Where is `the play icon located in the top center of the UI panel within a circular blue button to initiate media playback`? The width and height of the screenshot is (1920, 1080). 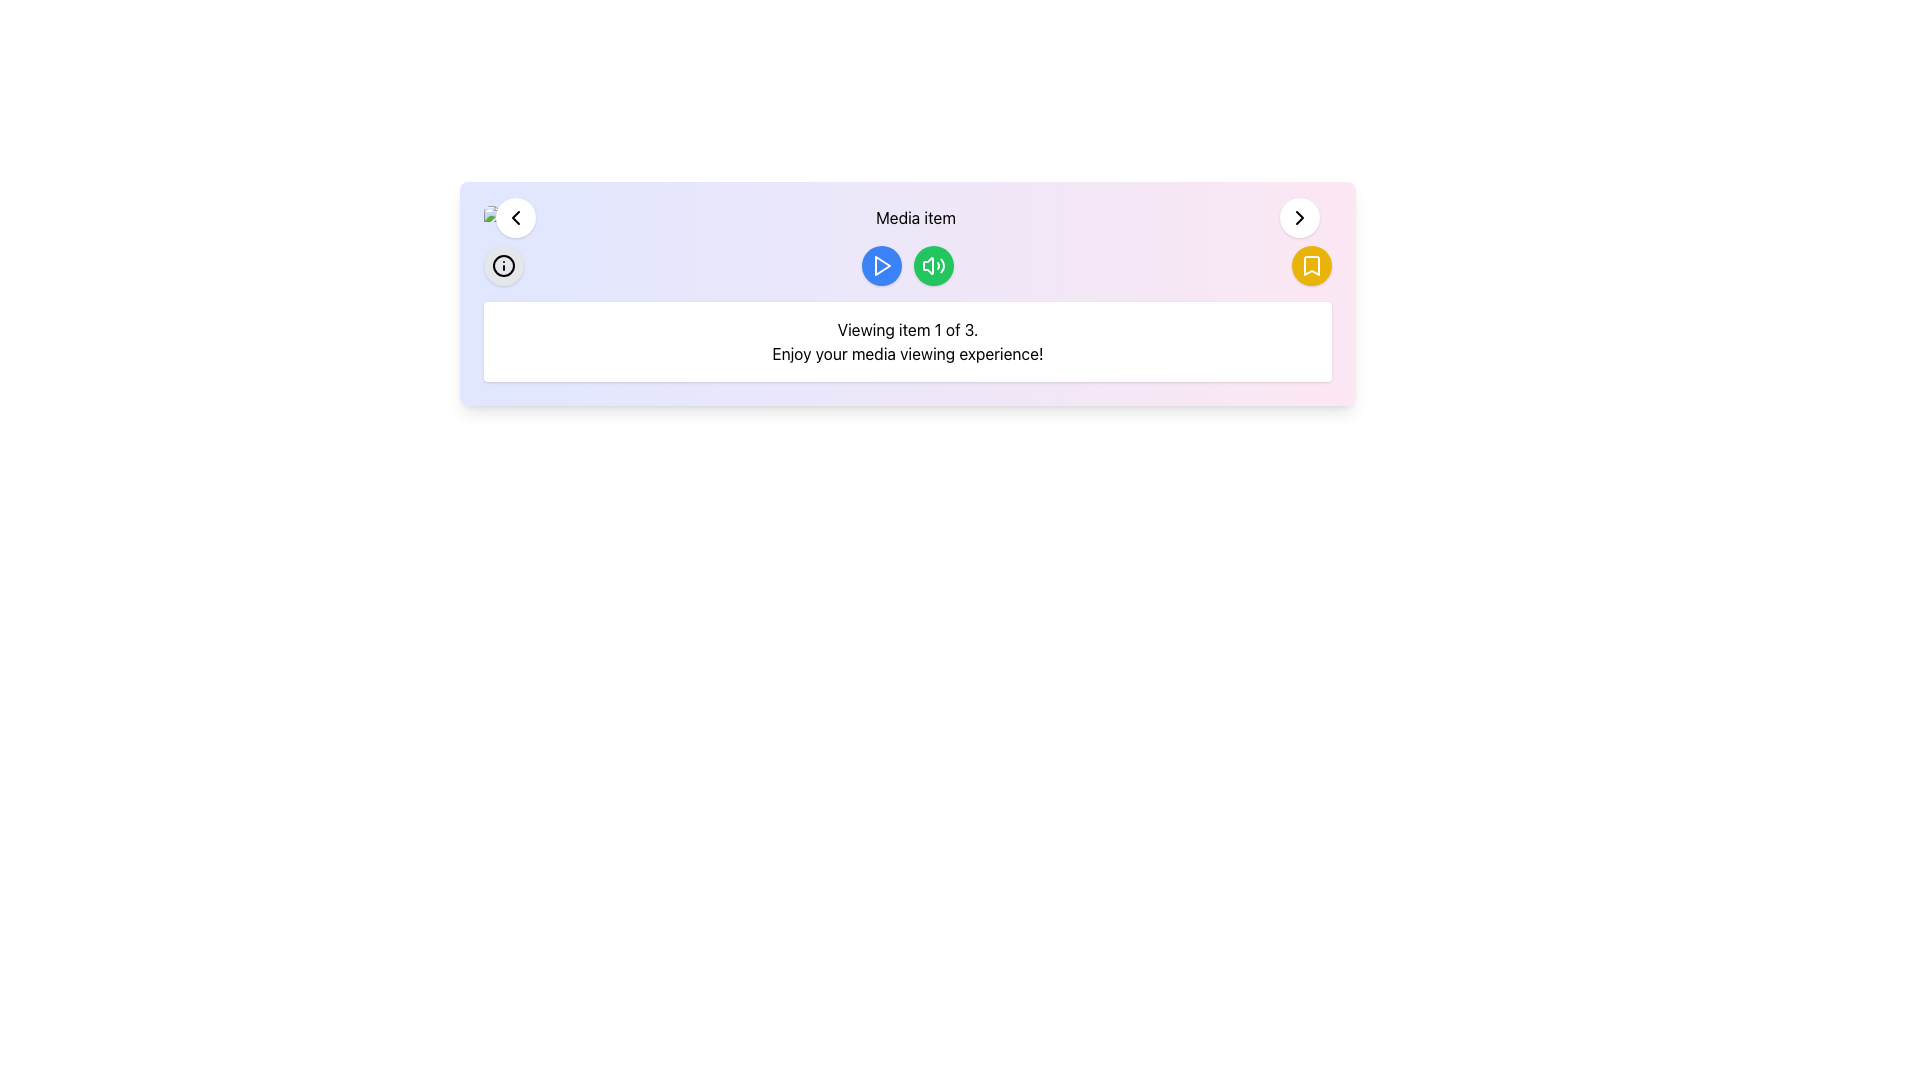
the play icon located in the top center of the UI panel within a circular blue button to initiate media playback is located at coordinates (882, 265).